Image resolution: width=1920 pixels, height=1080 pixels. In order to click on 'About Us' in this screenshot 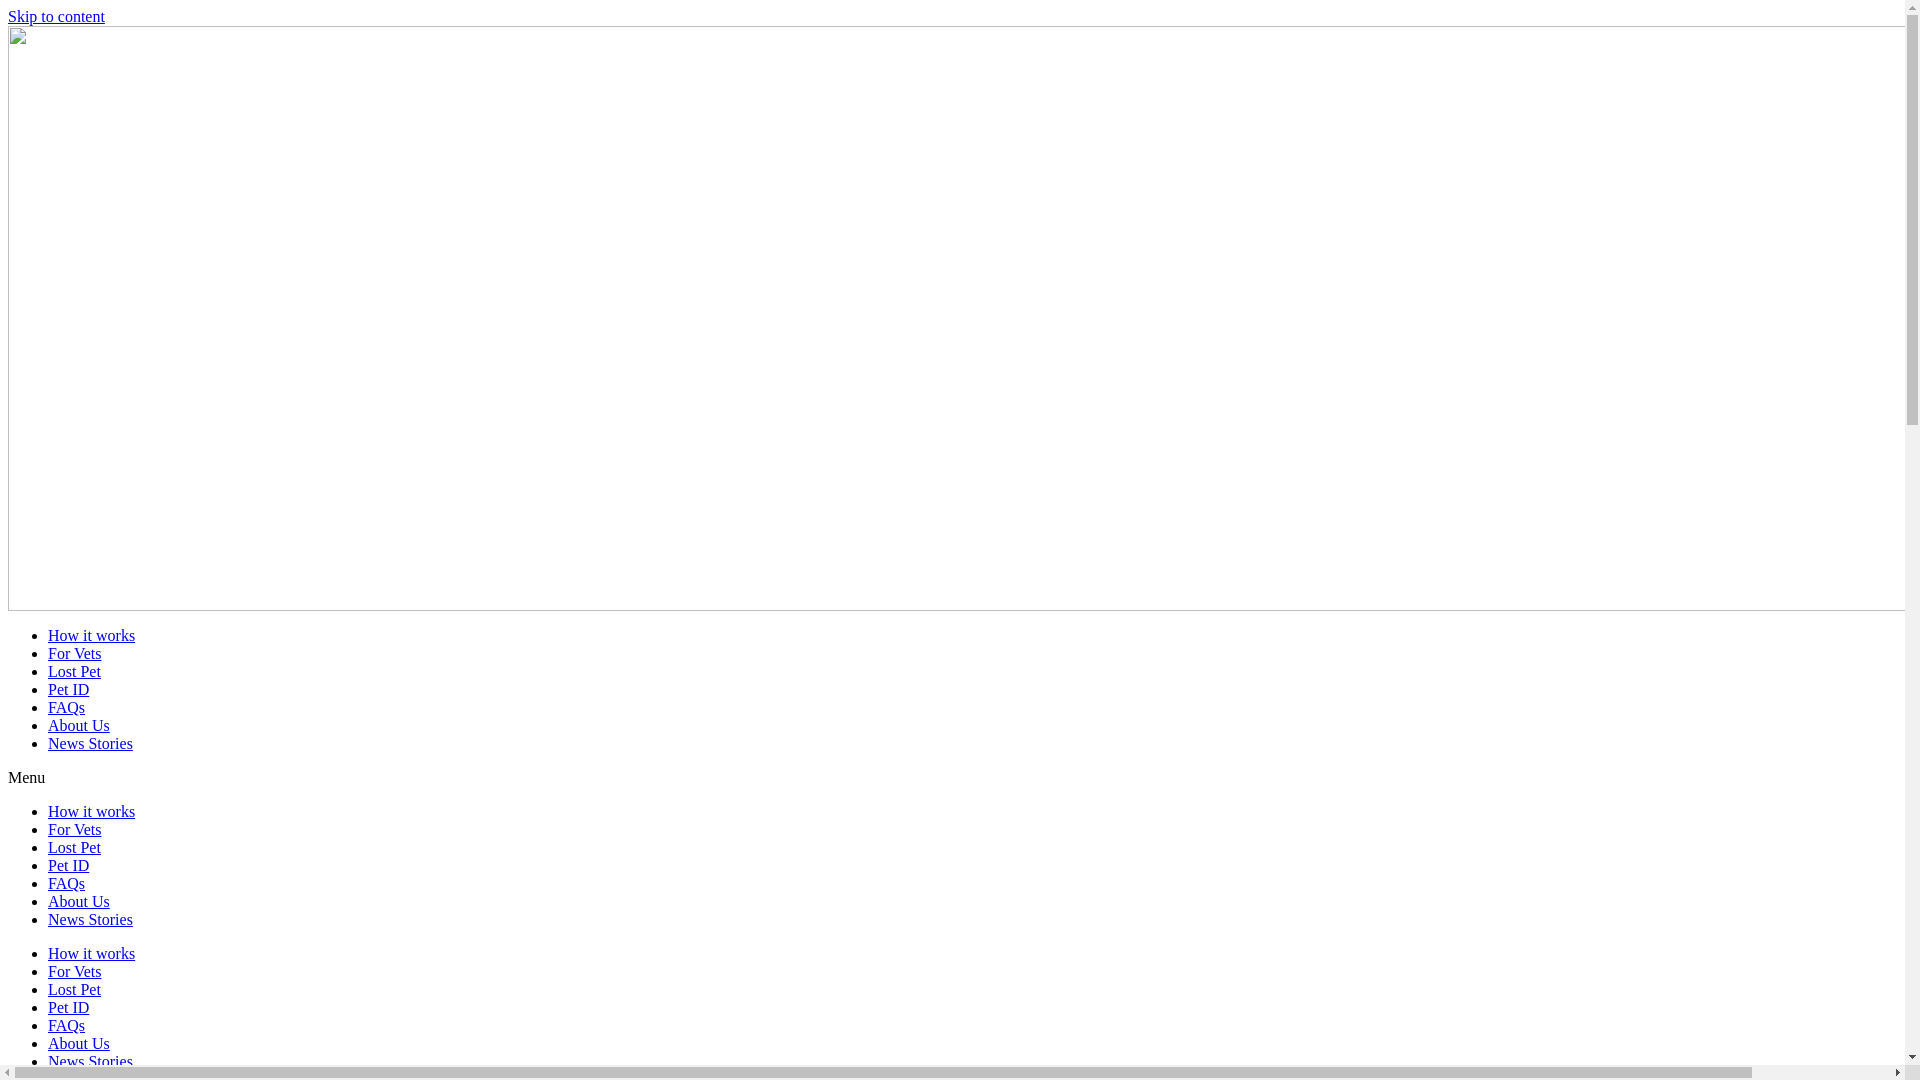, I will do `click(78, 1042)`.